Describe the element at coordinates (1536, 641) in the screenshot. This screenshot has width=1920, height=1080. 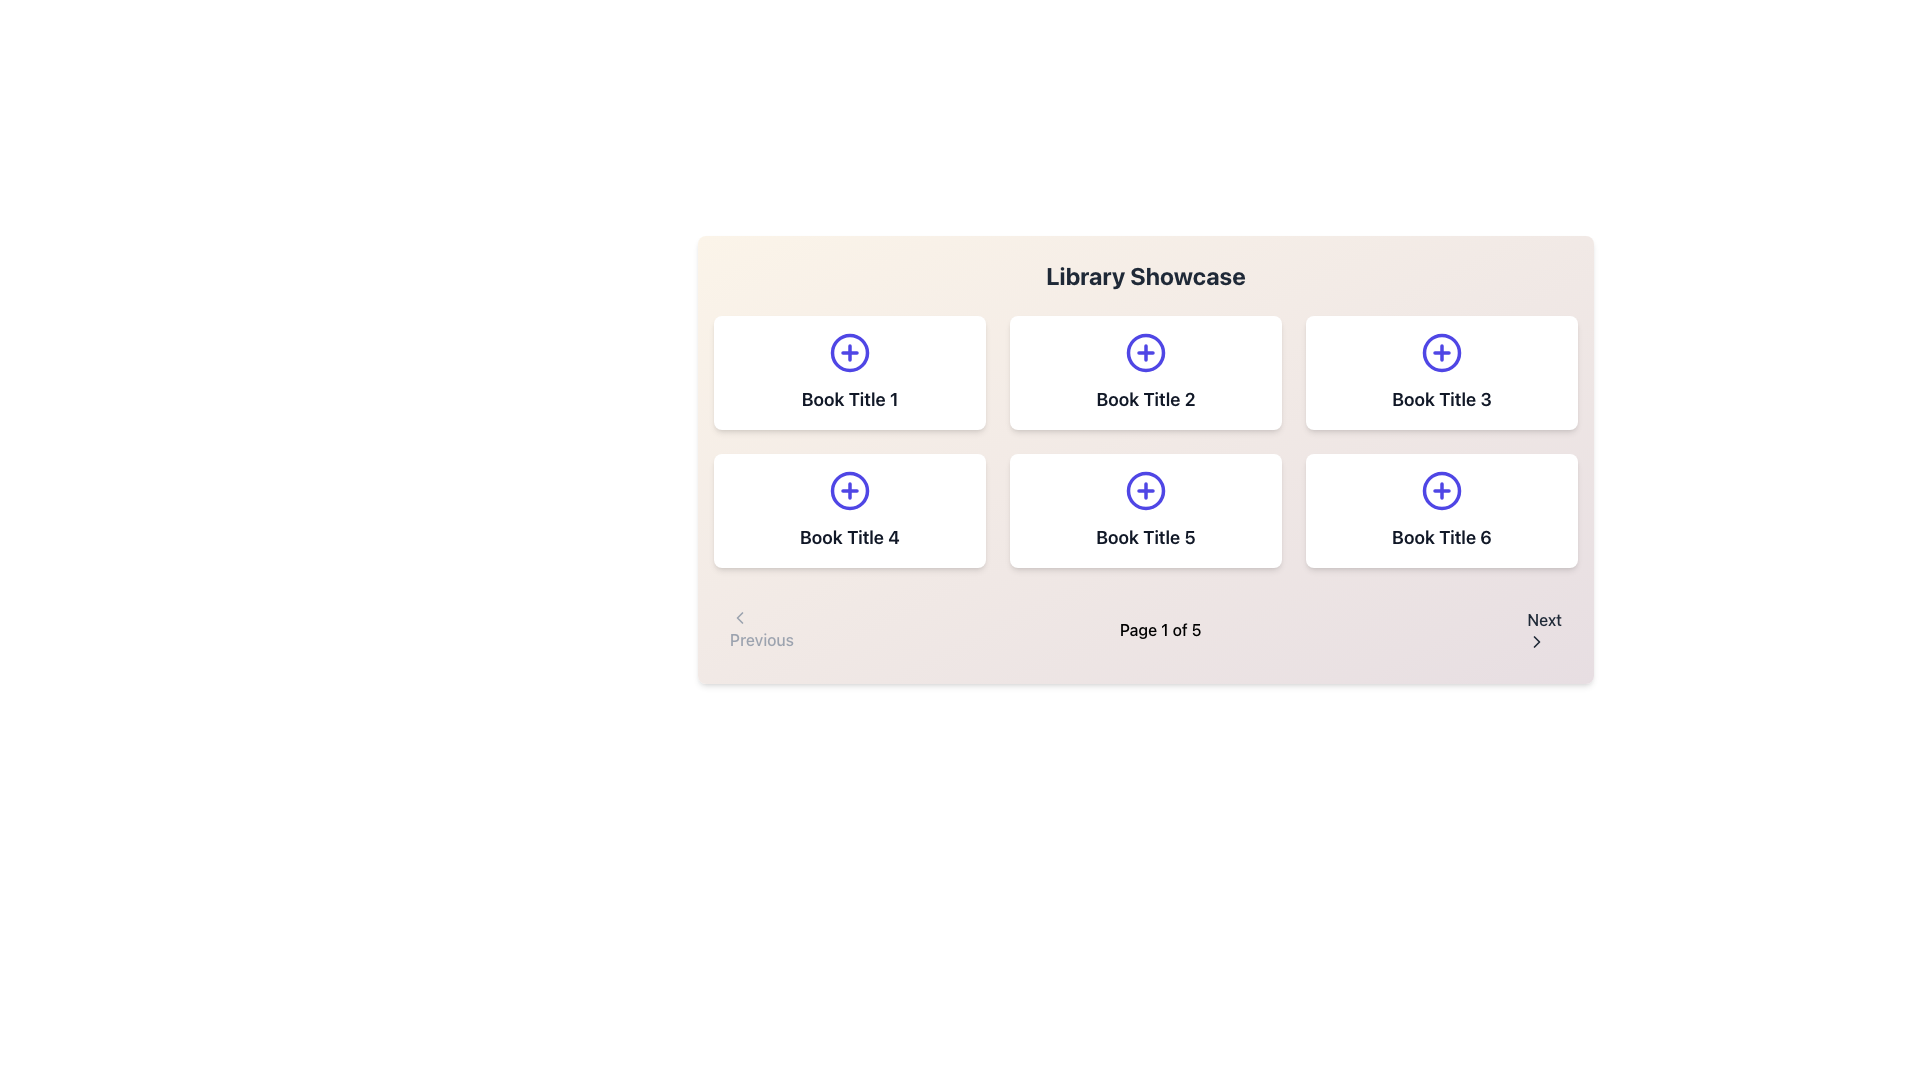
I see `the right-pointing arrow-shaped icon next to the 'Next' label` at that location.